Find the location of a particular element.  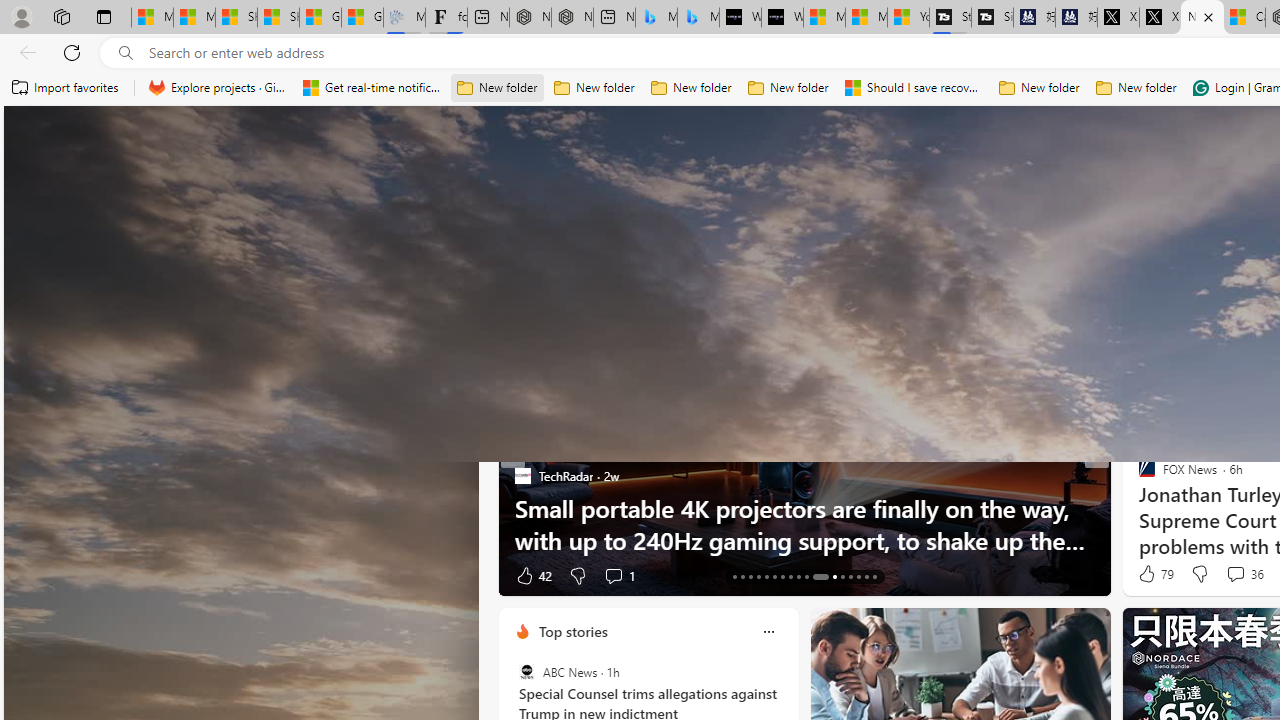

'AutomationID: tab-25' is located at coordinates (842, 577).